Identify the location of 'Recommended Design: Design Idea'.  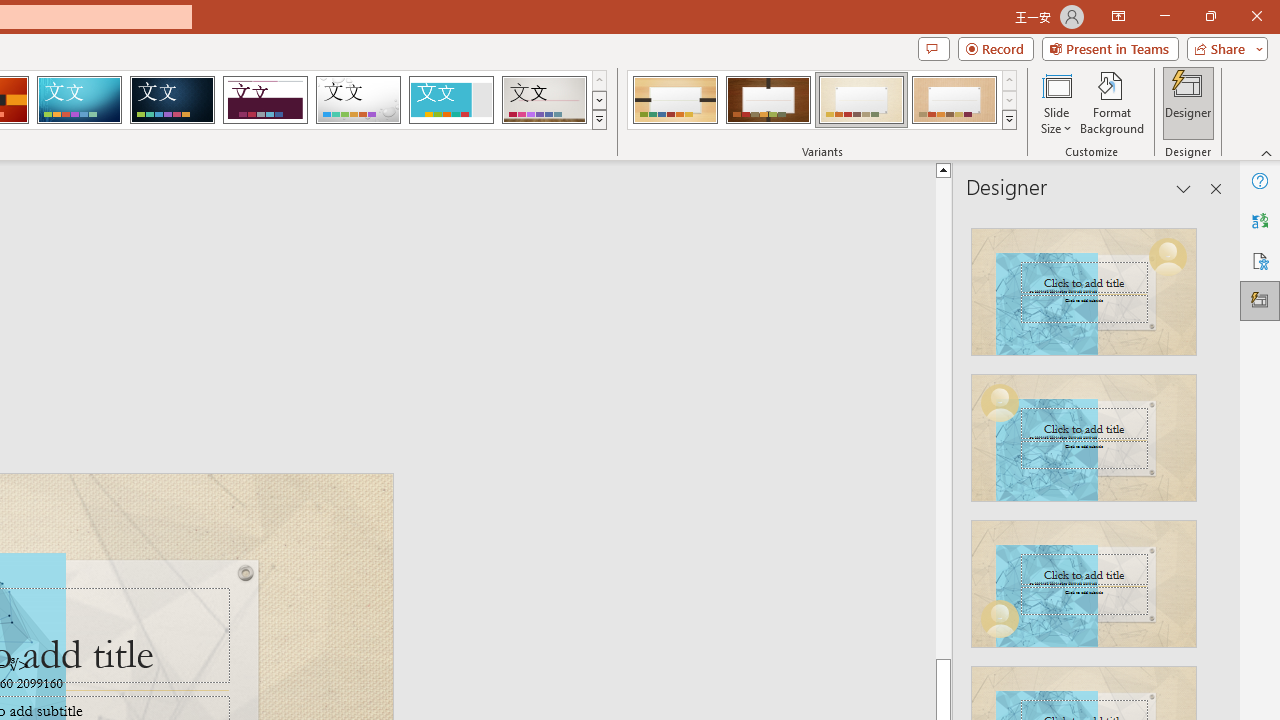
(1083, 286).